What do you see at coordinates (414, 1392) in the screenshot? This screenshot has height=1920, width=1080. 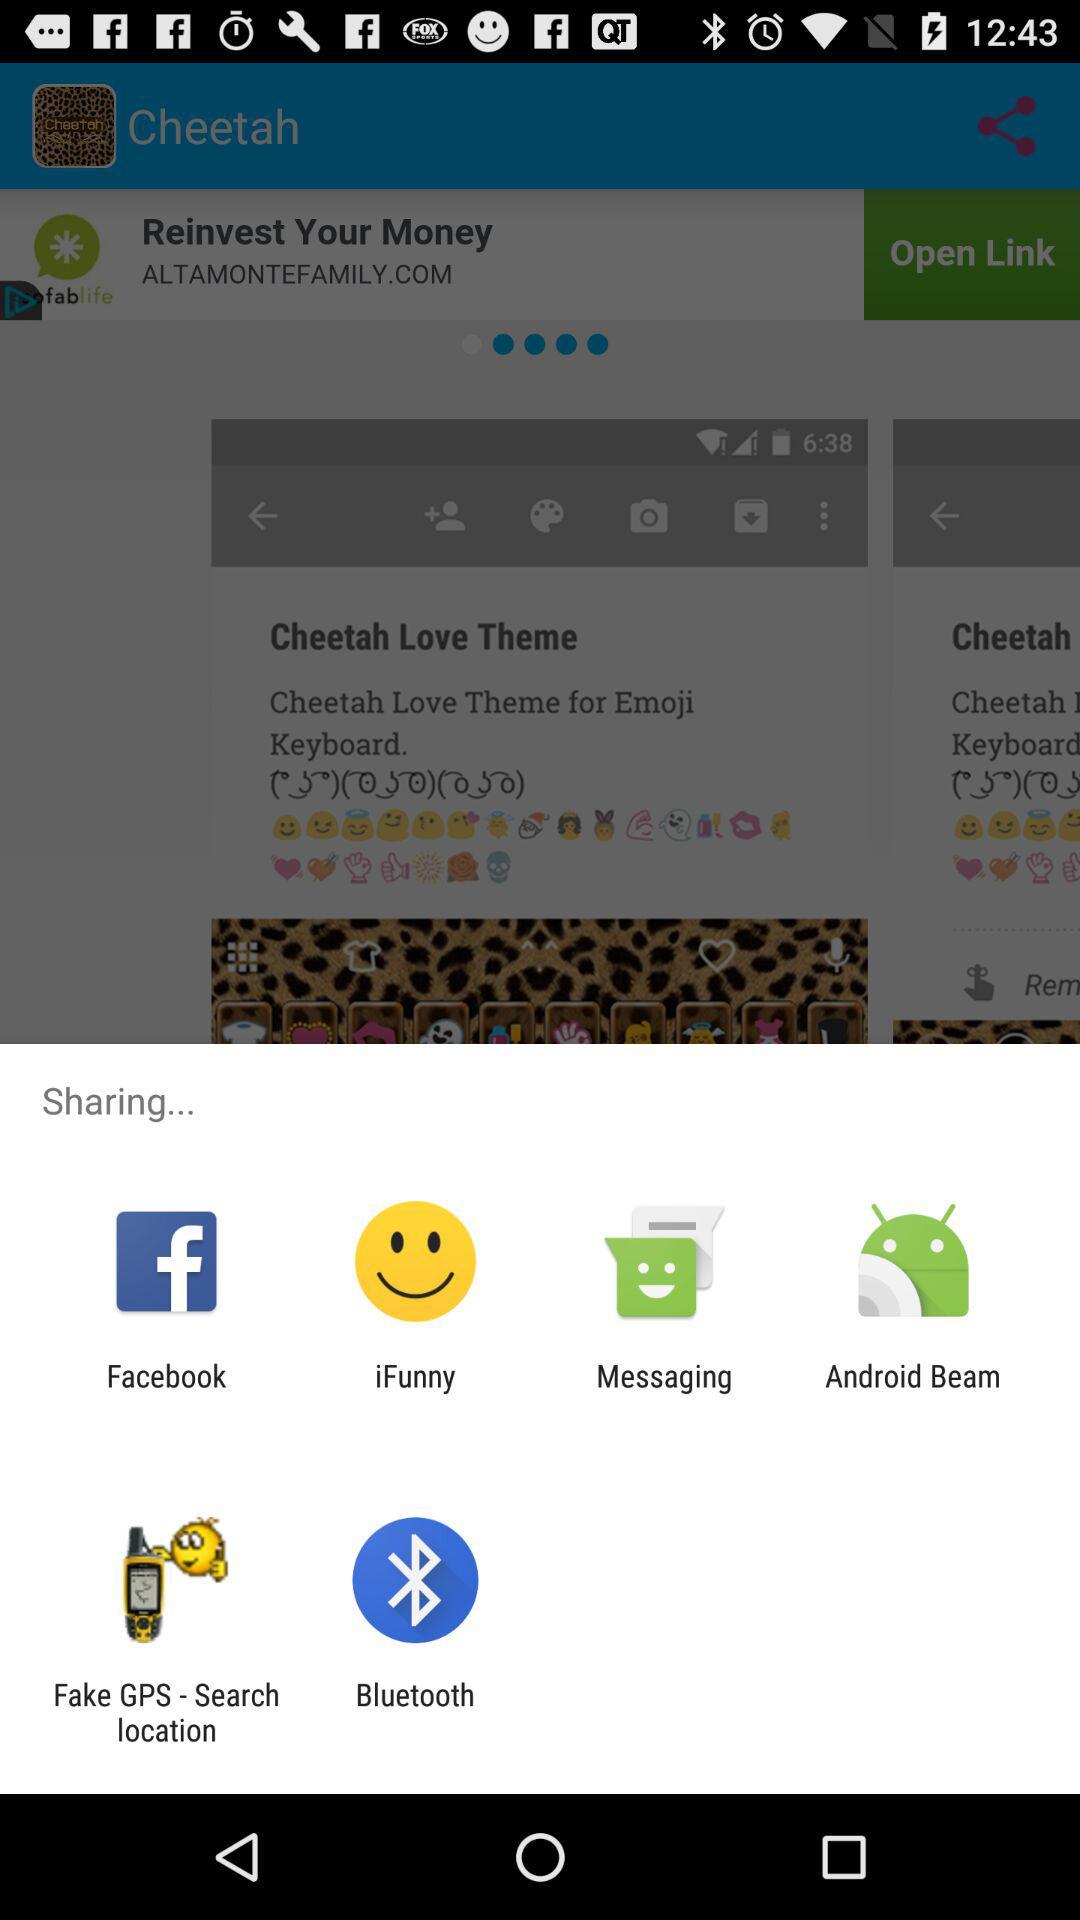 I see `the item next to facebook item` at bounding box center [414, 1392].